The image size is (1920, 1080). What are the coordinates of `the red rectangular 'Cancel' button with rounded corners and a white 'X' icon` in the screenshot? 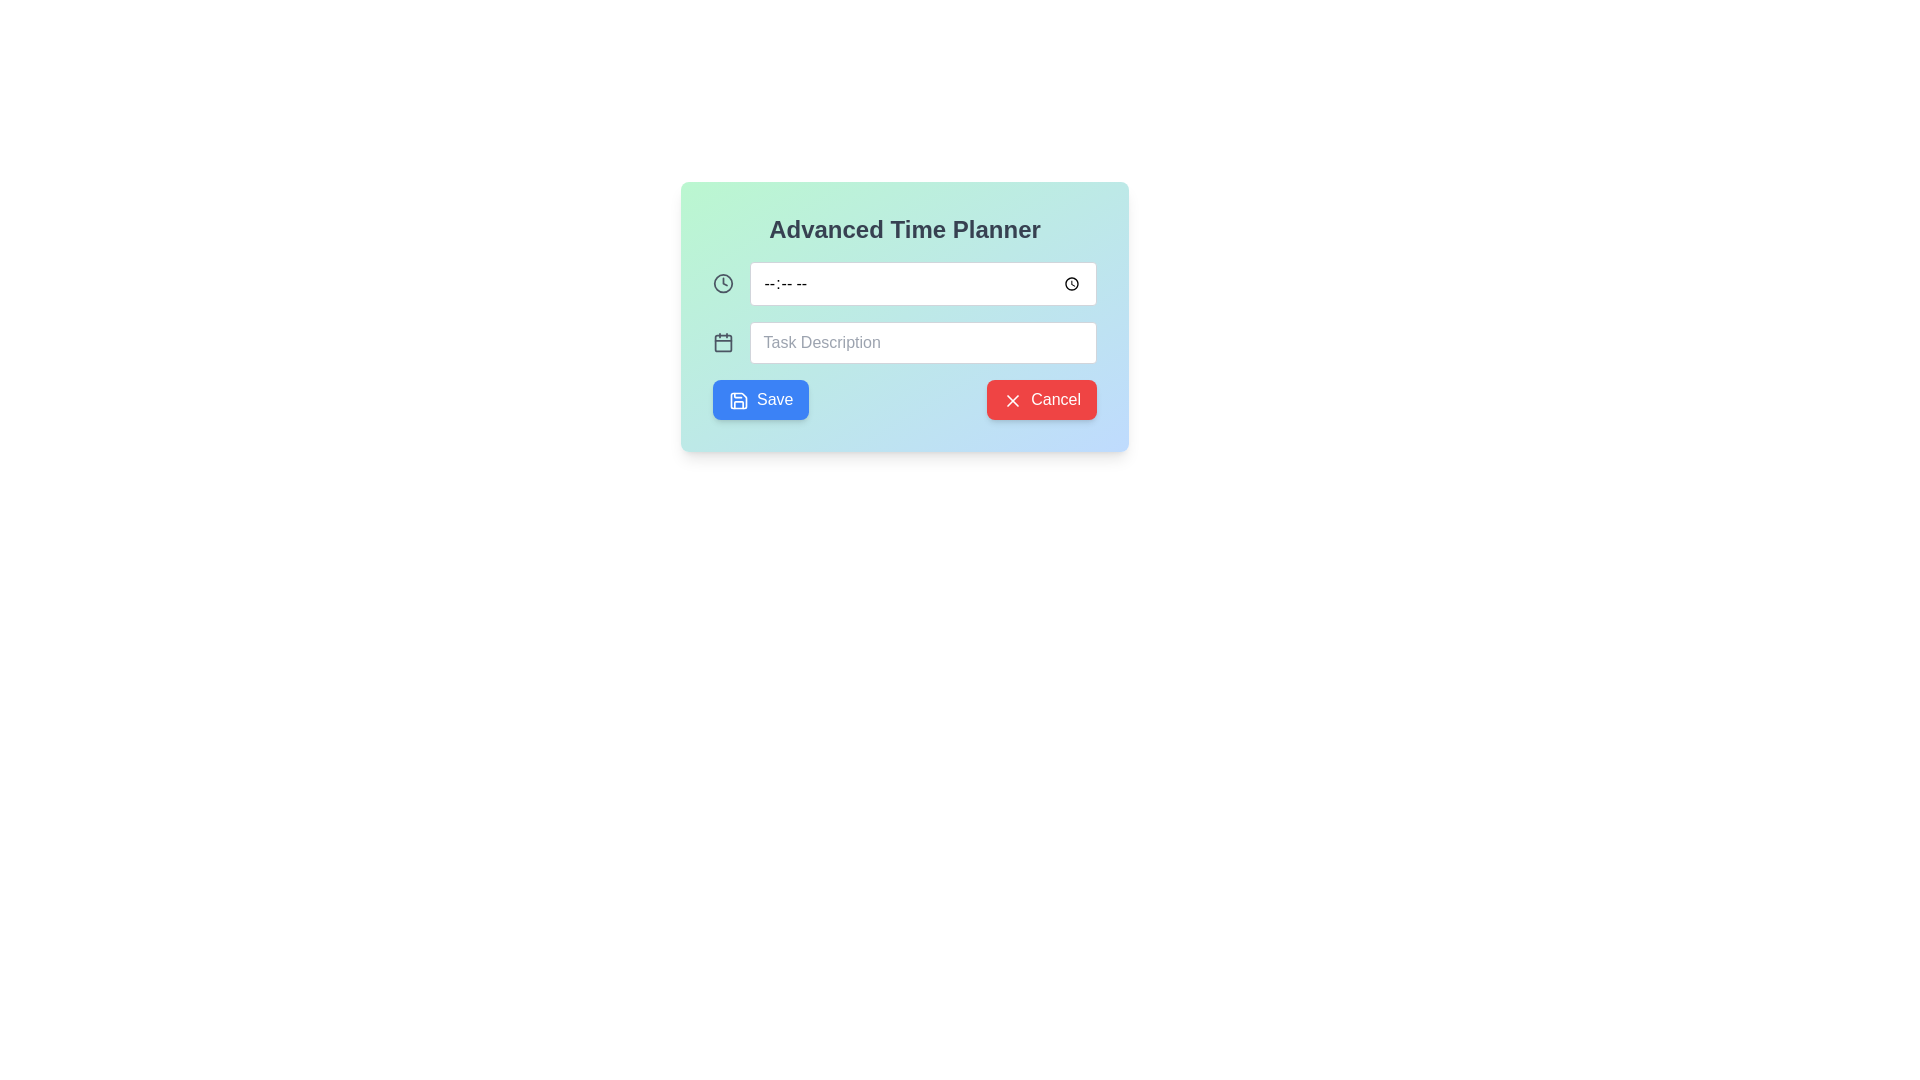 It's located at (1041, 400).